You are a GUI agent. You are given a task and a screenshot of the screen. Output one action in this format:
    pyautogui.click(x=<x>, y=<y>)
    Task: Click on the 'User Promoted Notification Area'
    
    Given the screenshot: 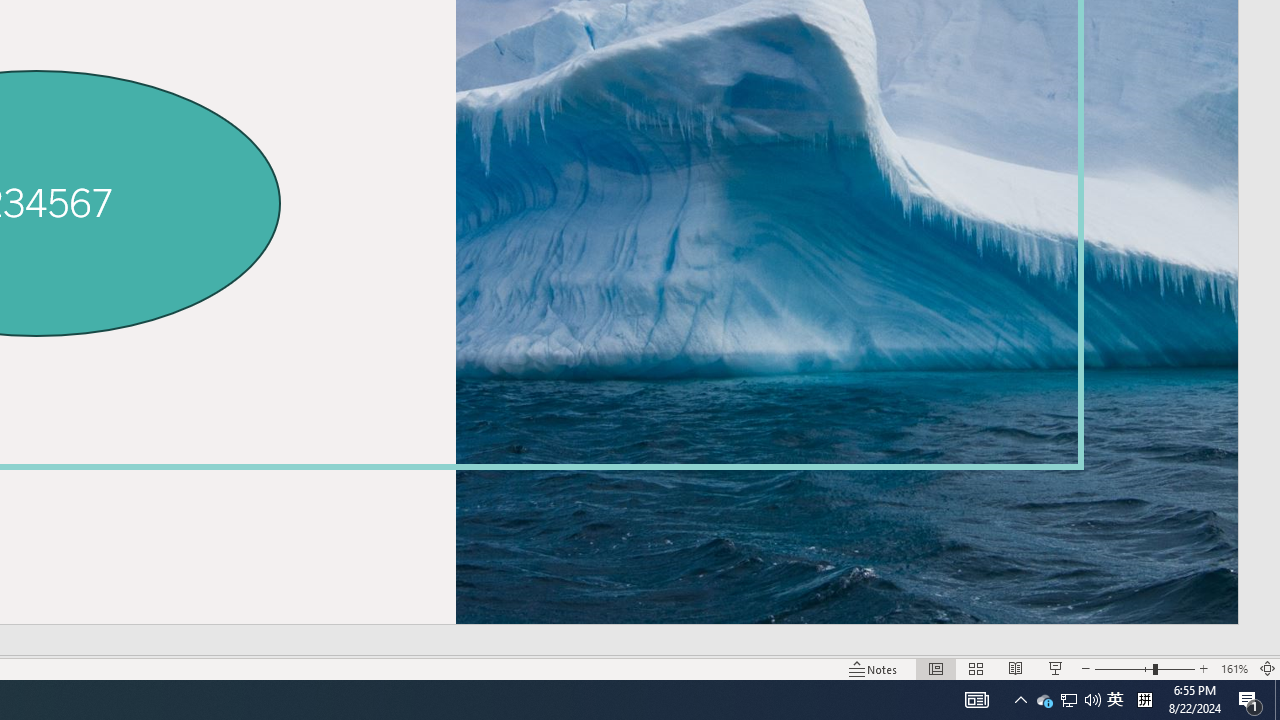 What is the action you would take?
    pyautogui.click(x=1067, y=698)
    